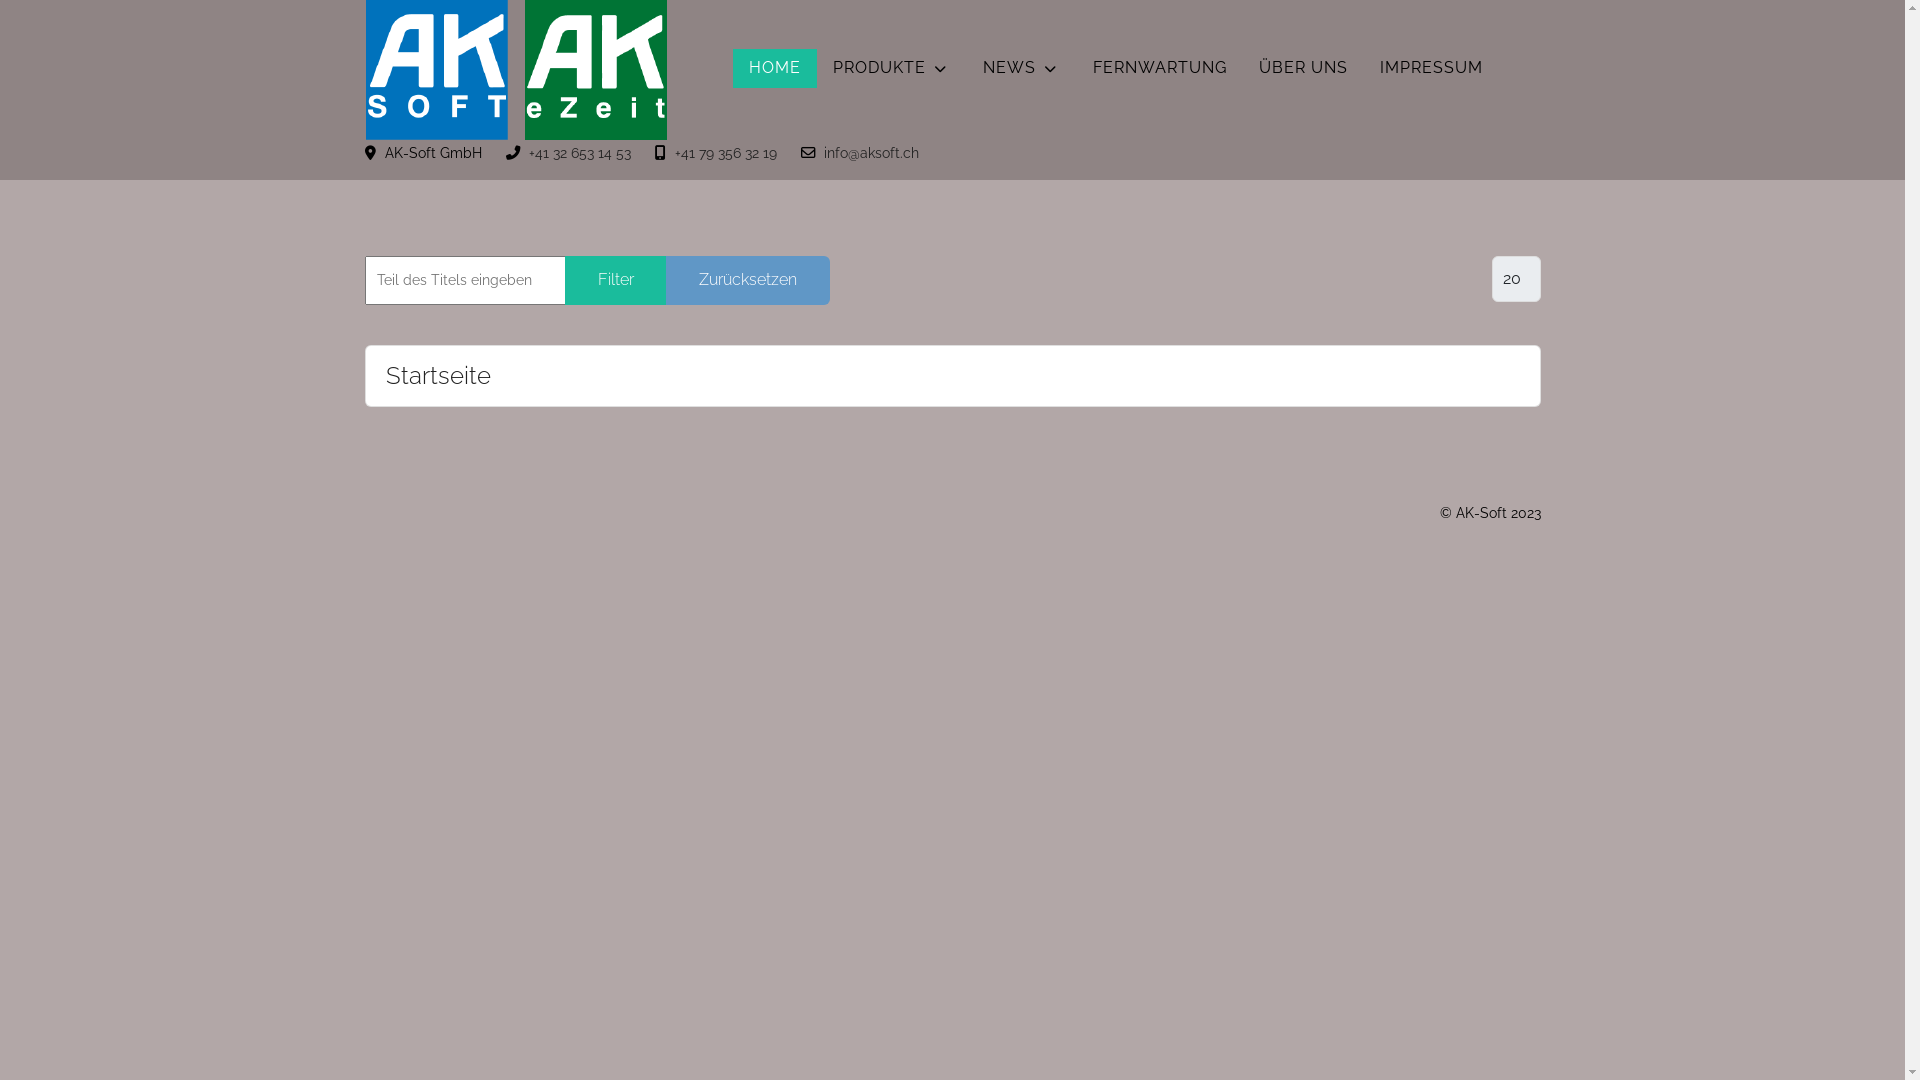 Image resolution: width=1920 pixels, height=1080 pixels. What do you see at coordinates (1021, 67) in the screenshot?
I see `'NEWS'` at bounding box center [1021, 67].